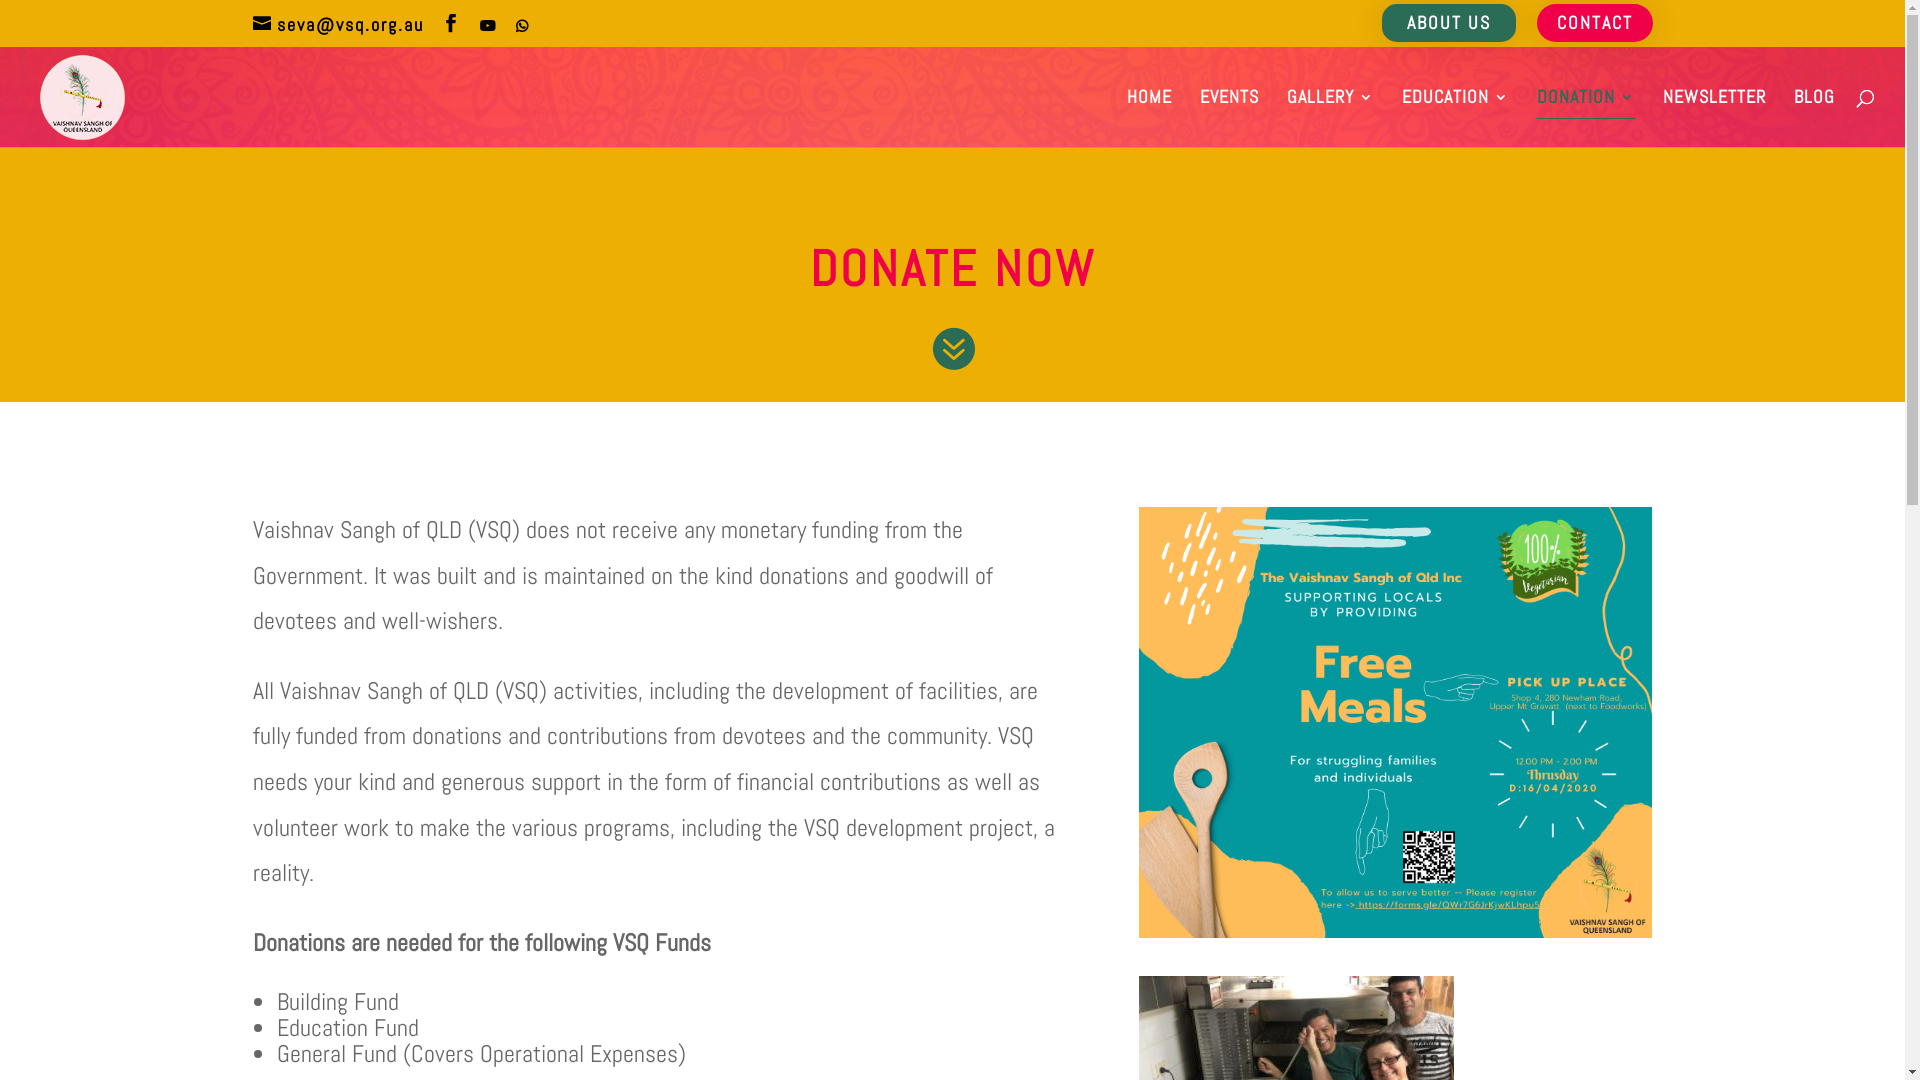  What do you see at coordinates (1381, 23) in the screenshot?
I see `'ABOUT US'` at bounding box center [1381, 23].